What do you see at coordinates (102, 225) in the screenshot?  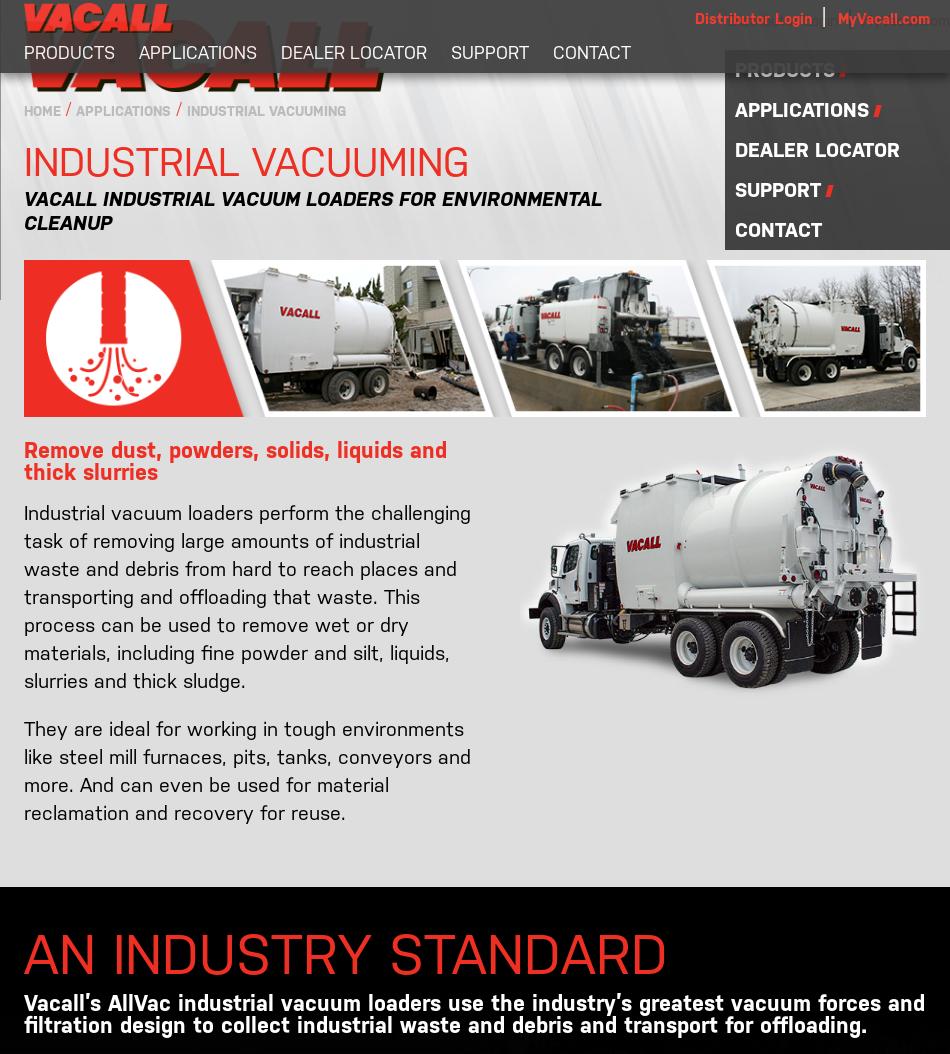 I see `'Street Sweepers'` at bounding box center [102, 225].